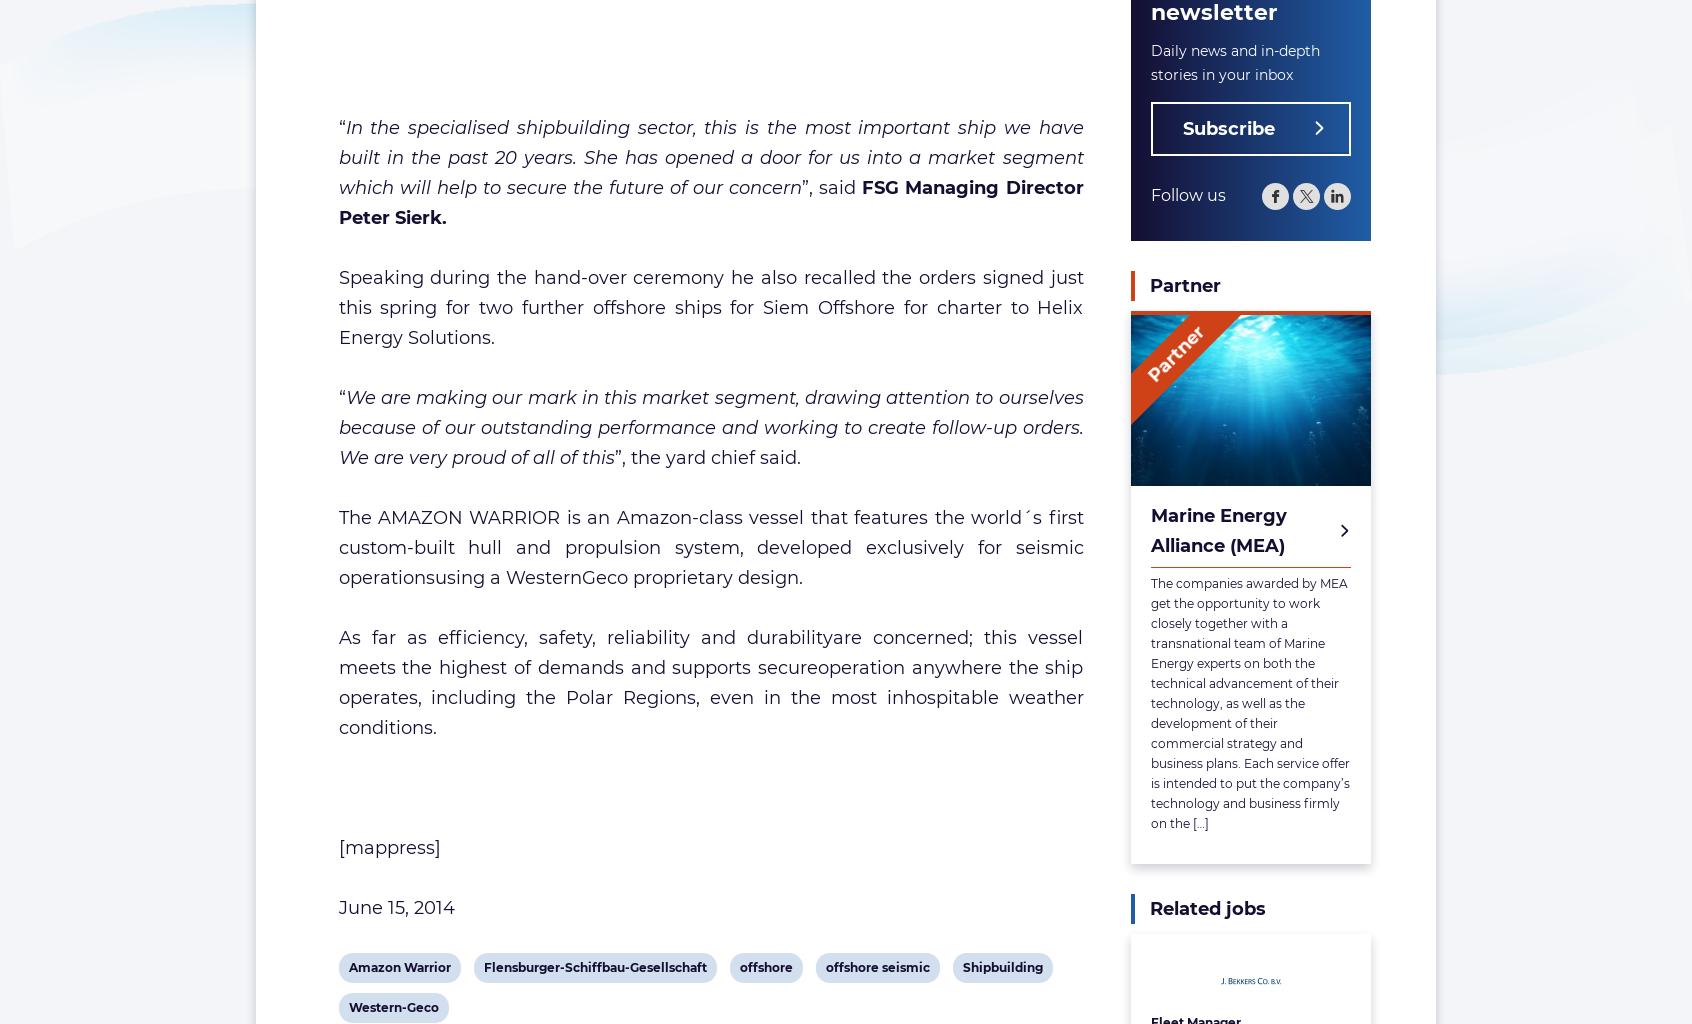 The width and height of the screenshot is (1692, 1024). Describe the element at coordinates (613, 458) in the screenshot. I see `'”, the yard chief said.'` at that location.